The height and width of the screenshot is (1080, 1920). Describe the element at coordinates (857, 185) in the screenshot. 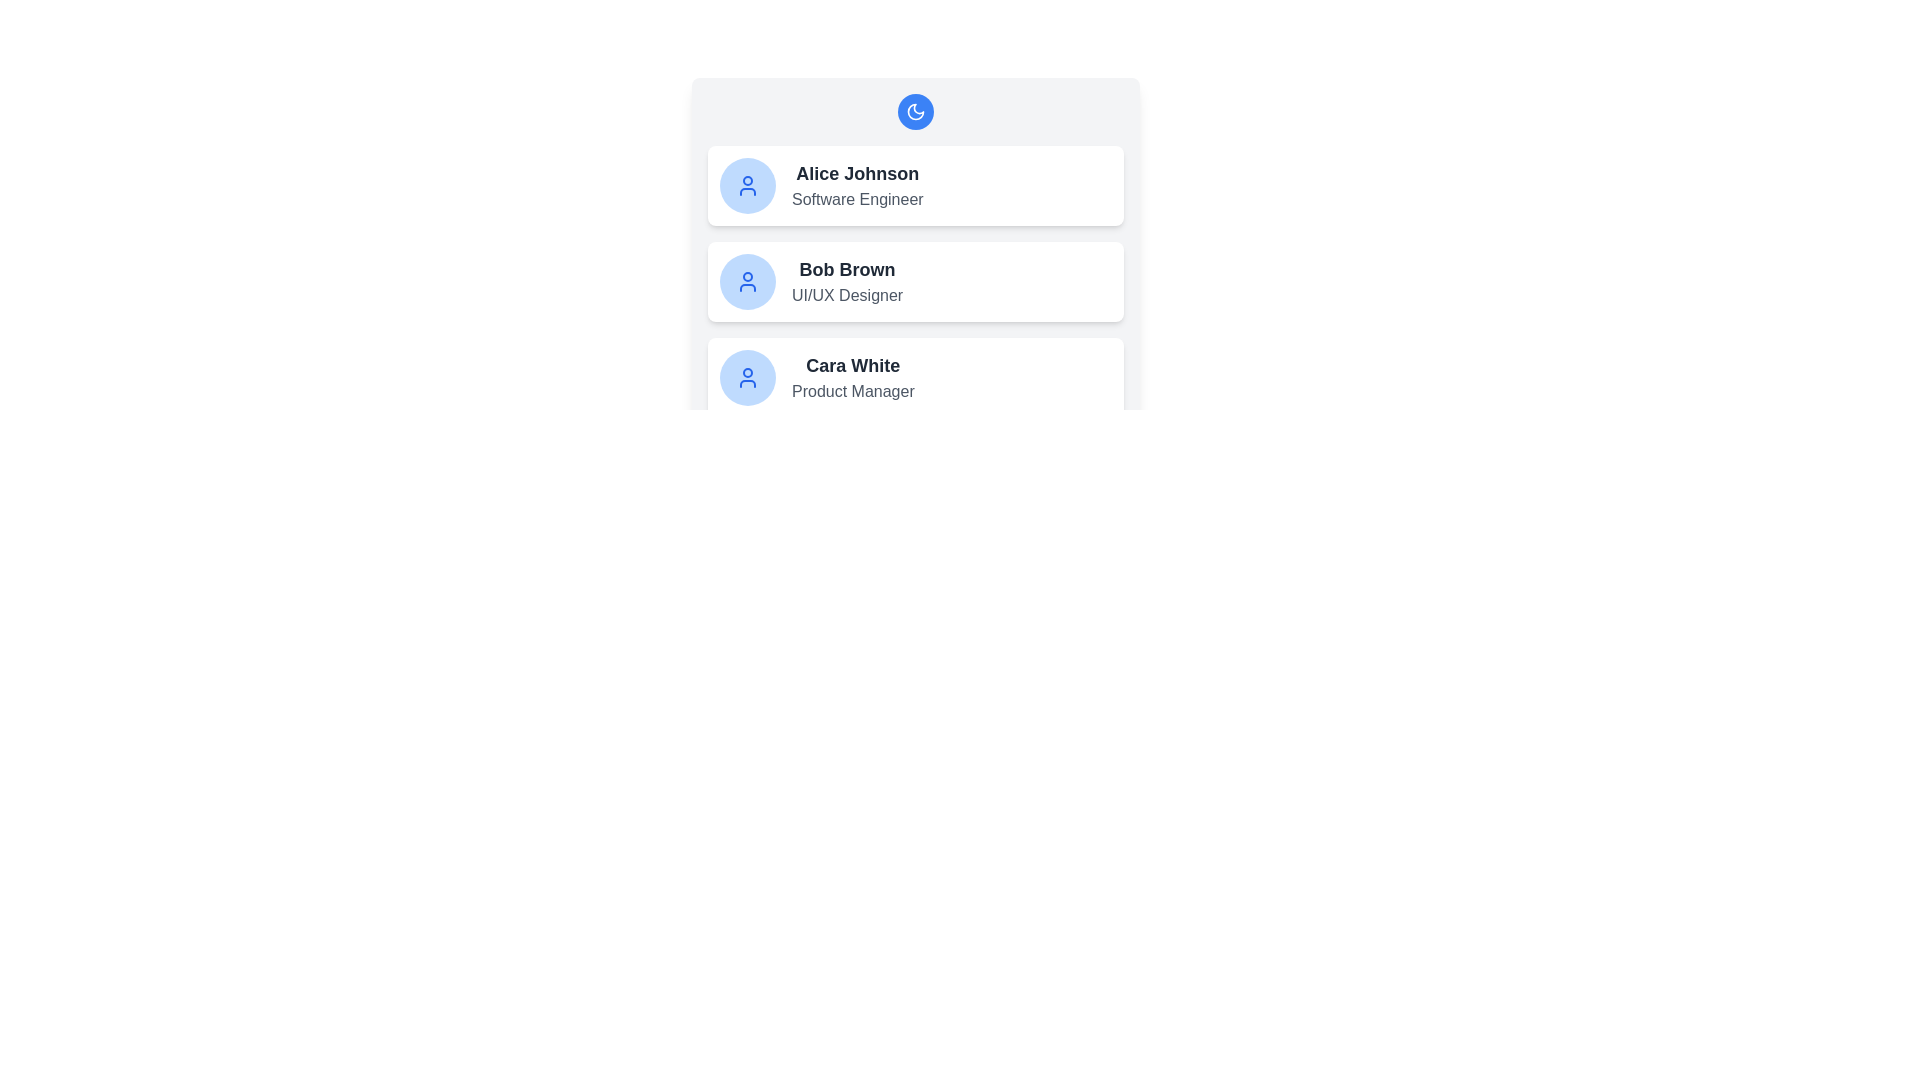

I see `the text 'Alice Johnson' within the Information display block` at that location.